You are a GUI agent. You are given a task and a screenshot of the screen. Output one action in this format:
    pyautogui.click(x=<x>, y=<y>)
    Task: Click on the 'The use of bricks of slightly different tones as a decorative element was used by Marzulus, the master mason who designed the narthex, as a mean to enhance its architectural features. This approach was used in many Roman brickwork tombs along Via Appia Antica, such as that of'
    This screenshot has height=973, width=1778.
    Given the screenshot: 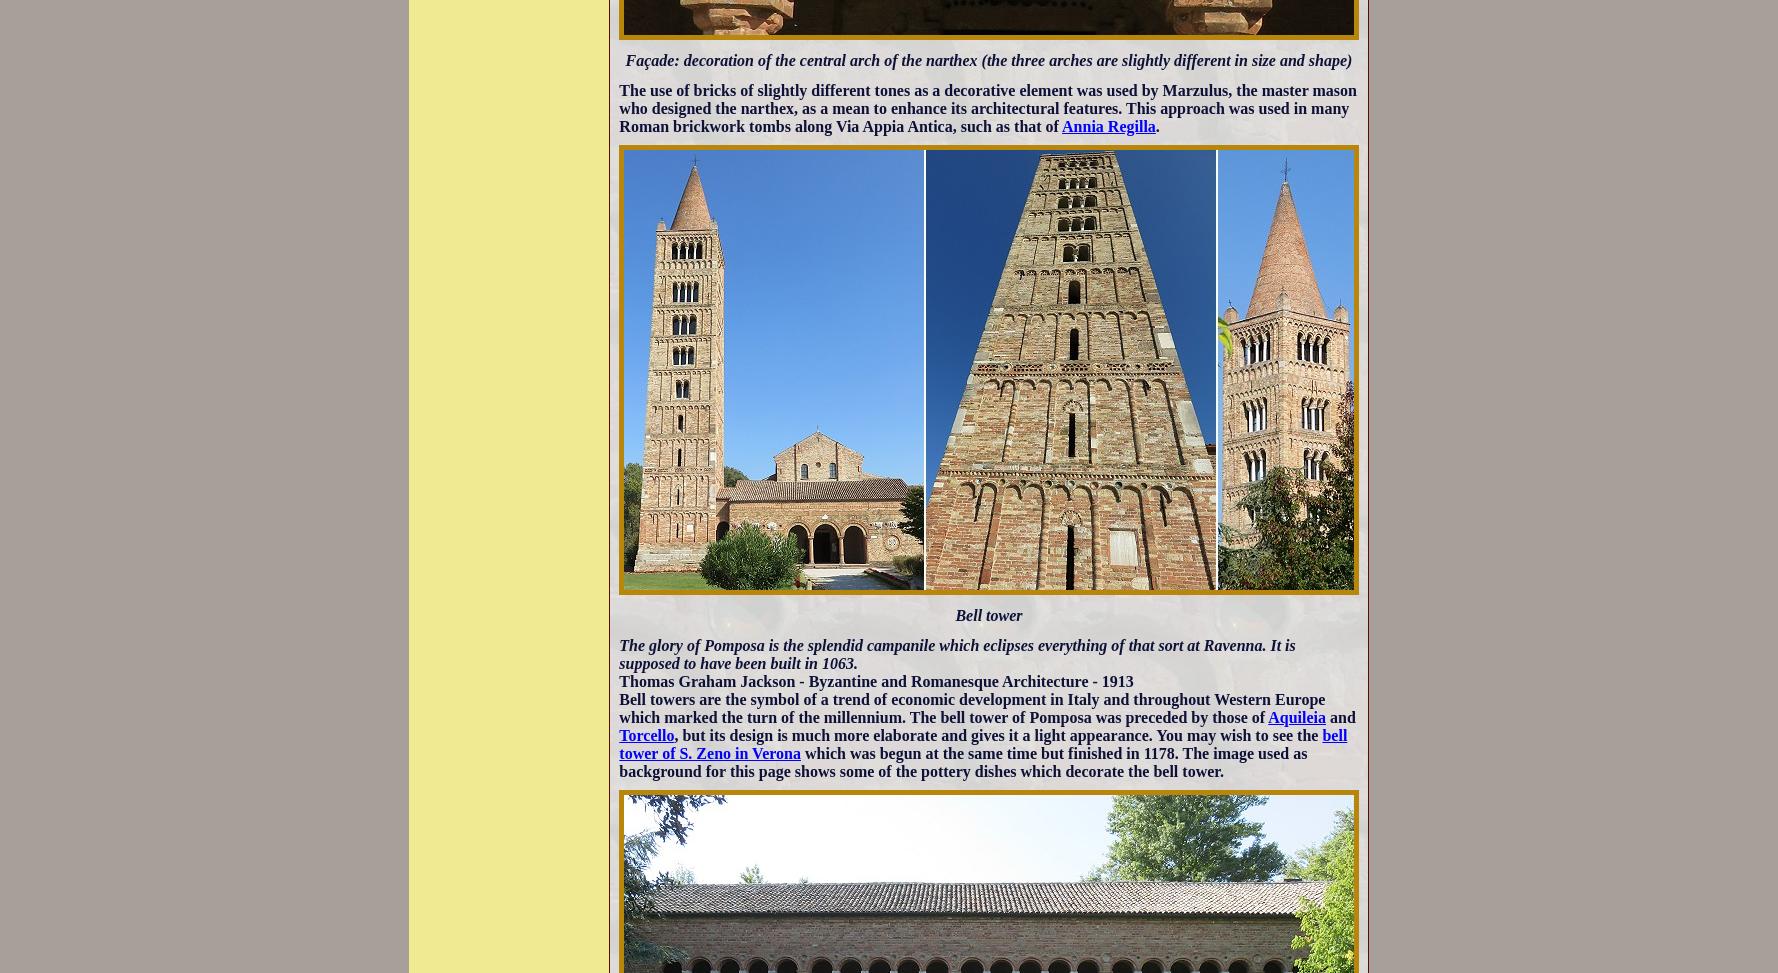 What is the action you would take?
    pyautogui.click(x=986, y=106)
    